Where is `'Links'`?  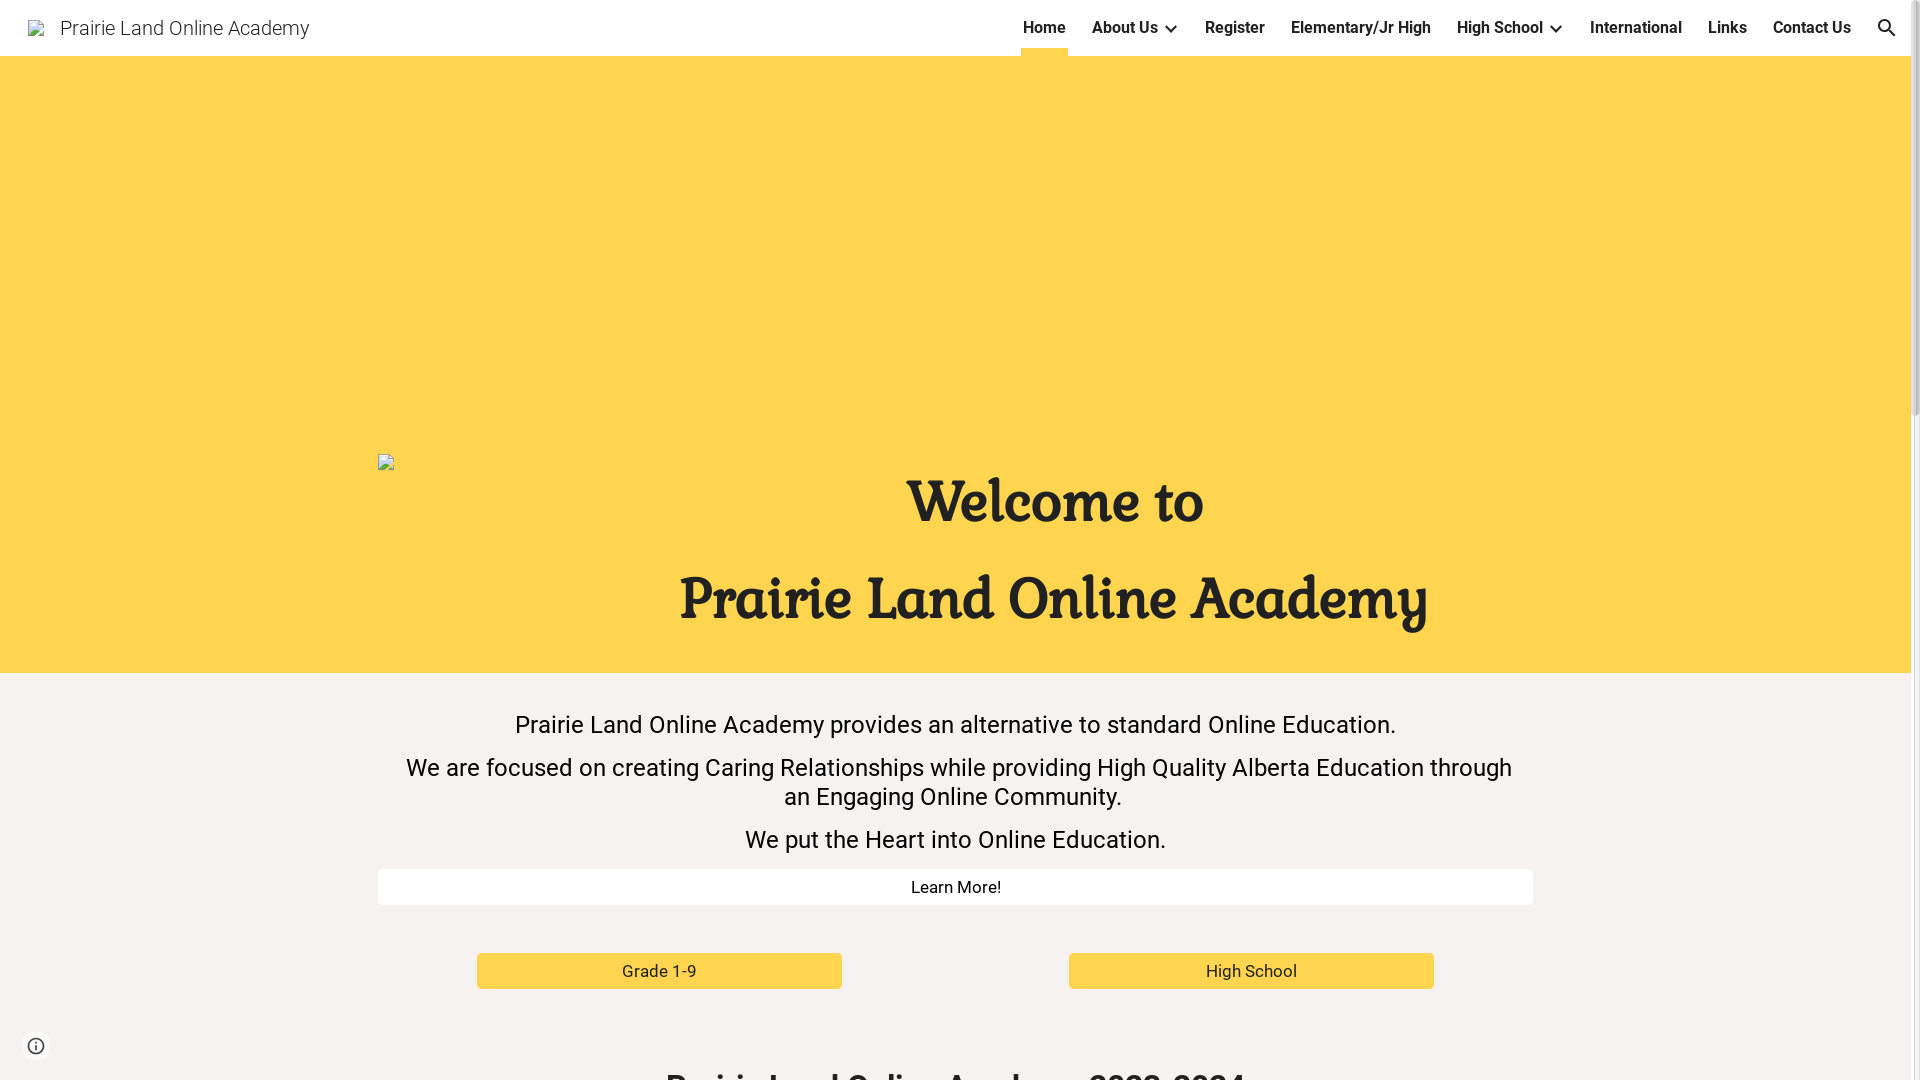 'Links' is located at coordinates (1726, 27).